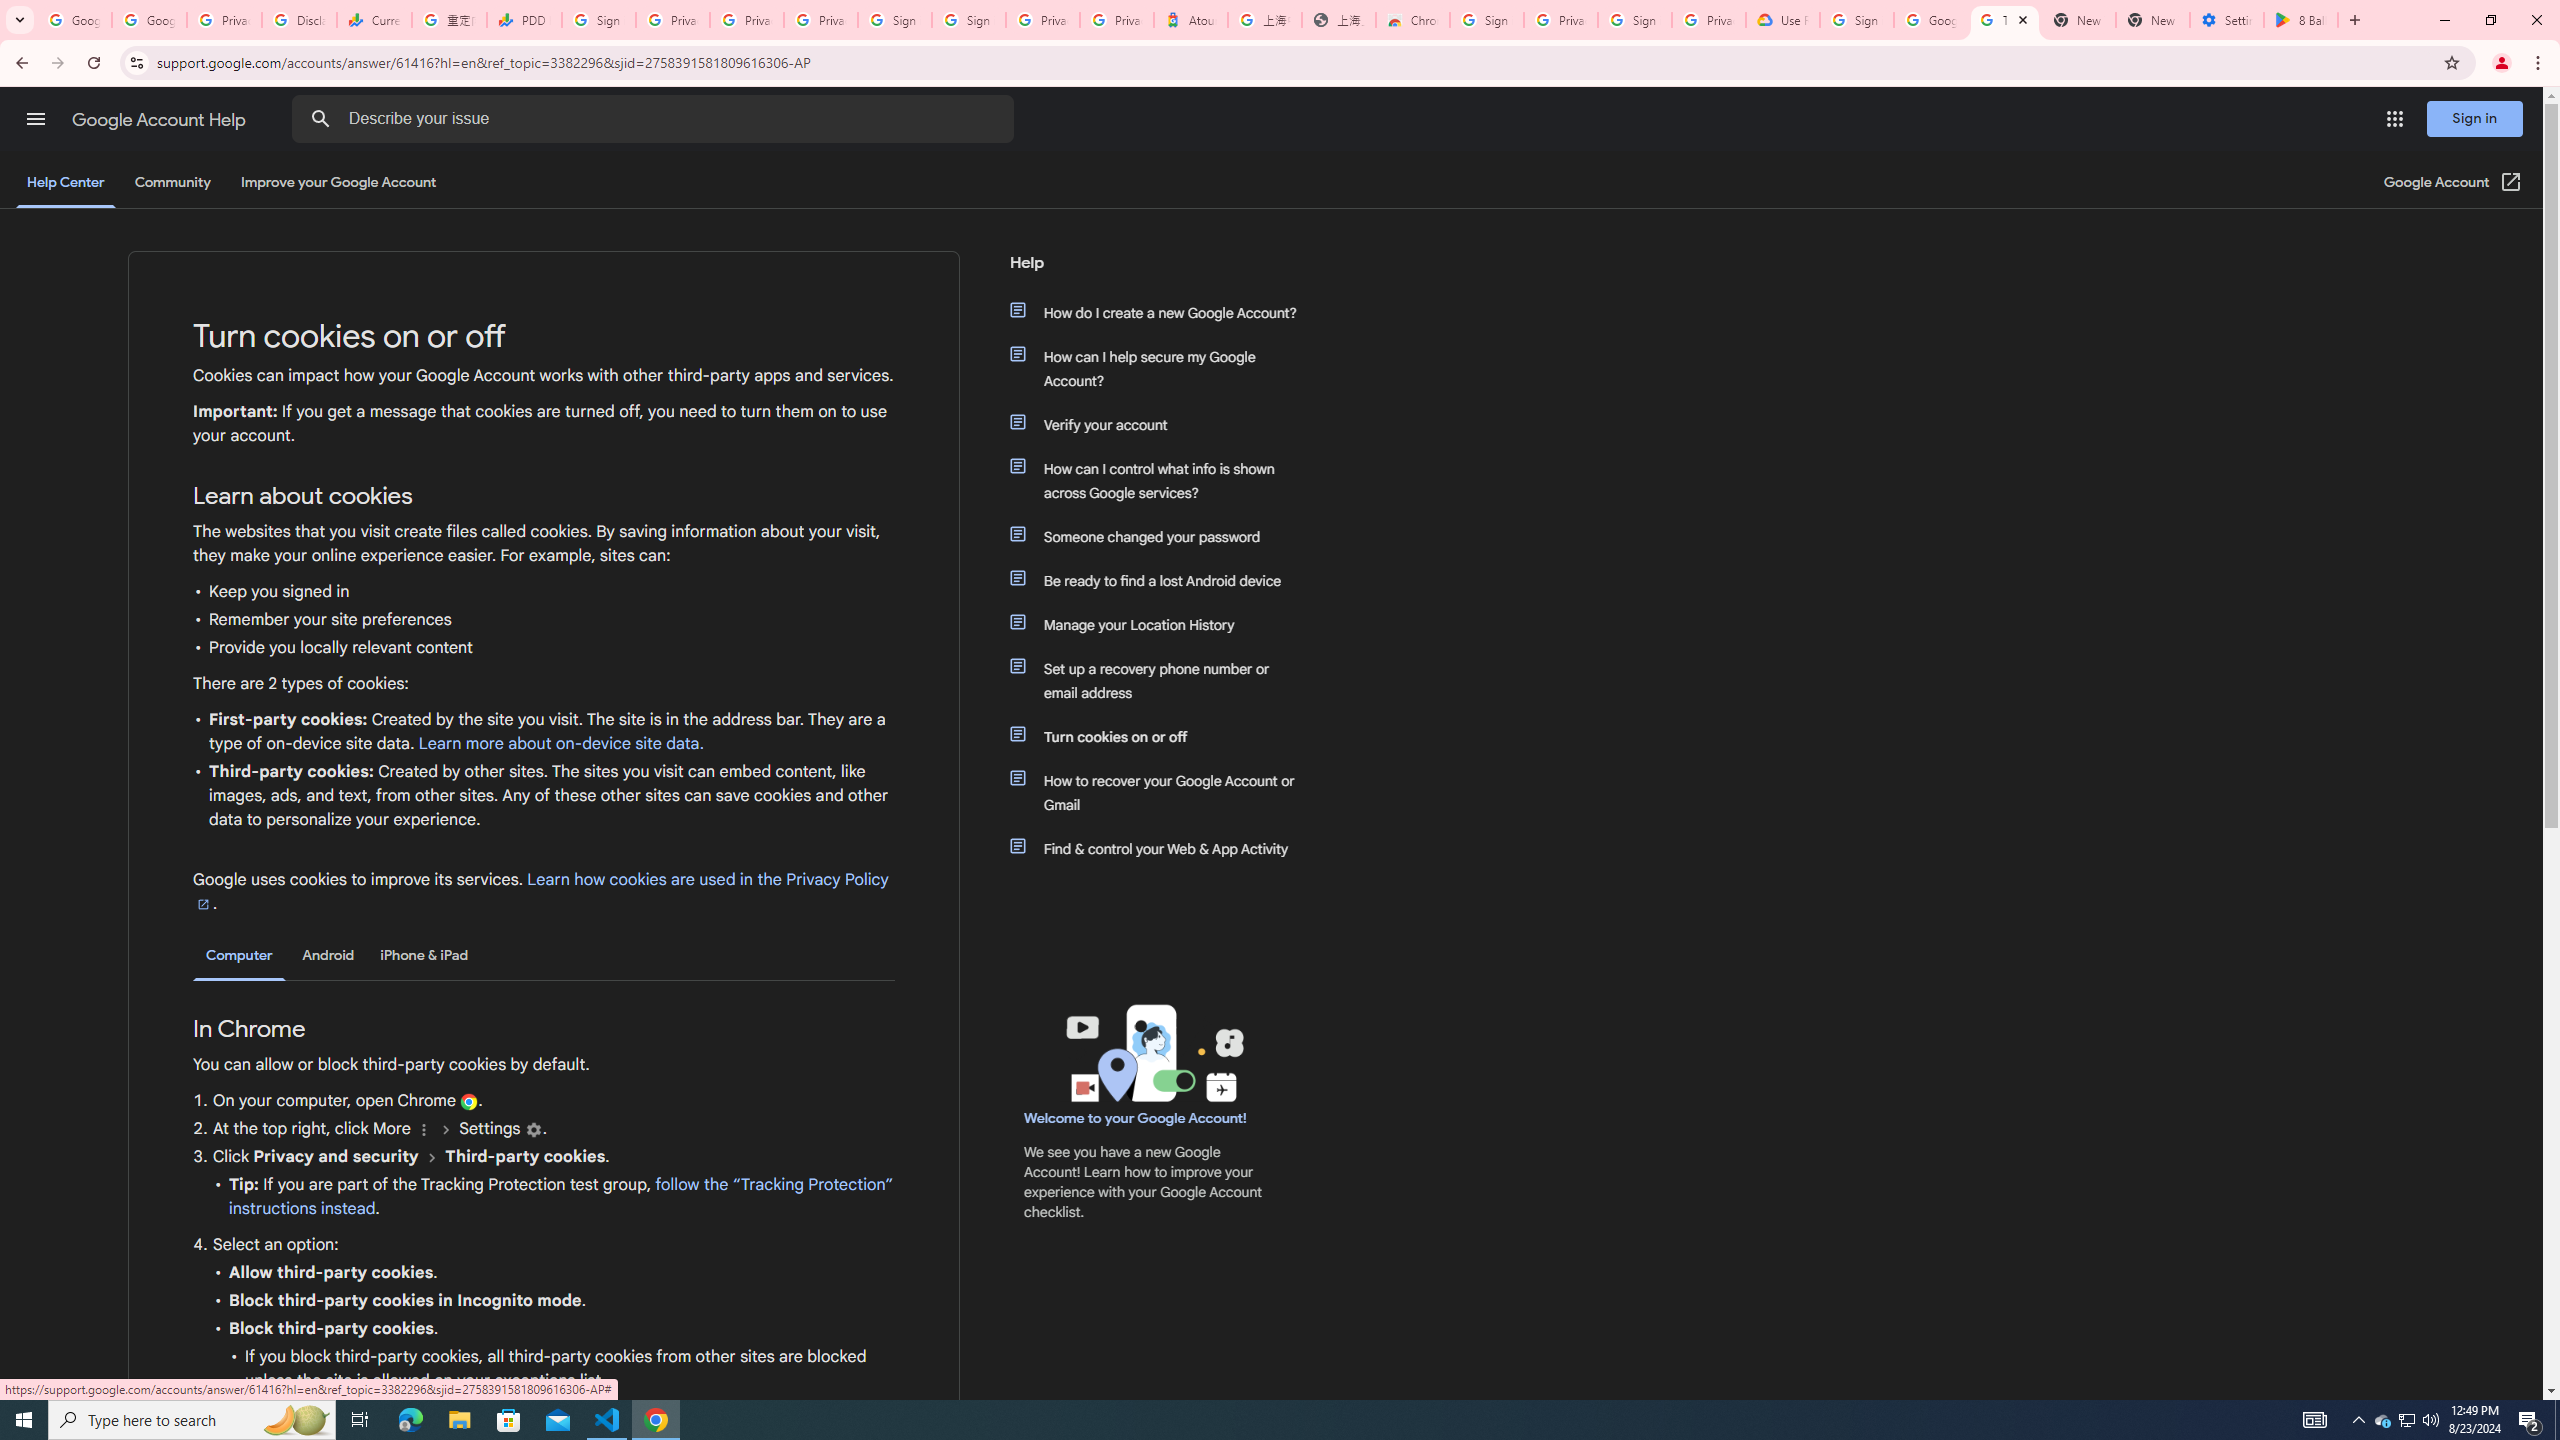 This screenshot has height=1440, width=2560. I want to click on 'Find & control your Web & App Activity', so click(1162, 847).